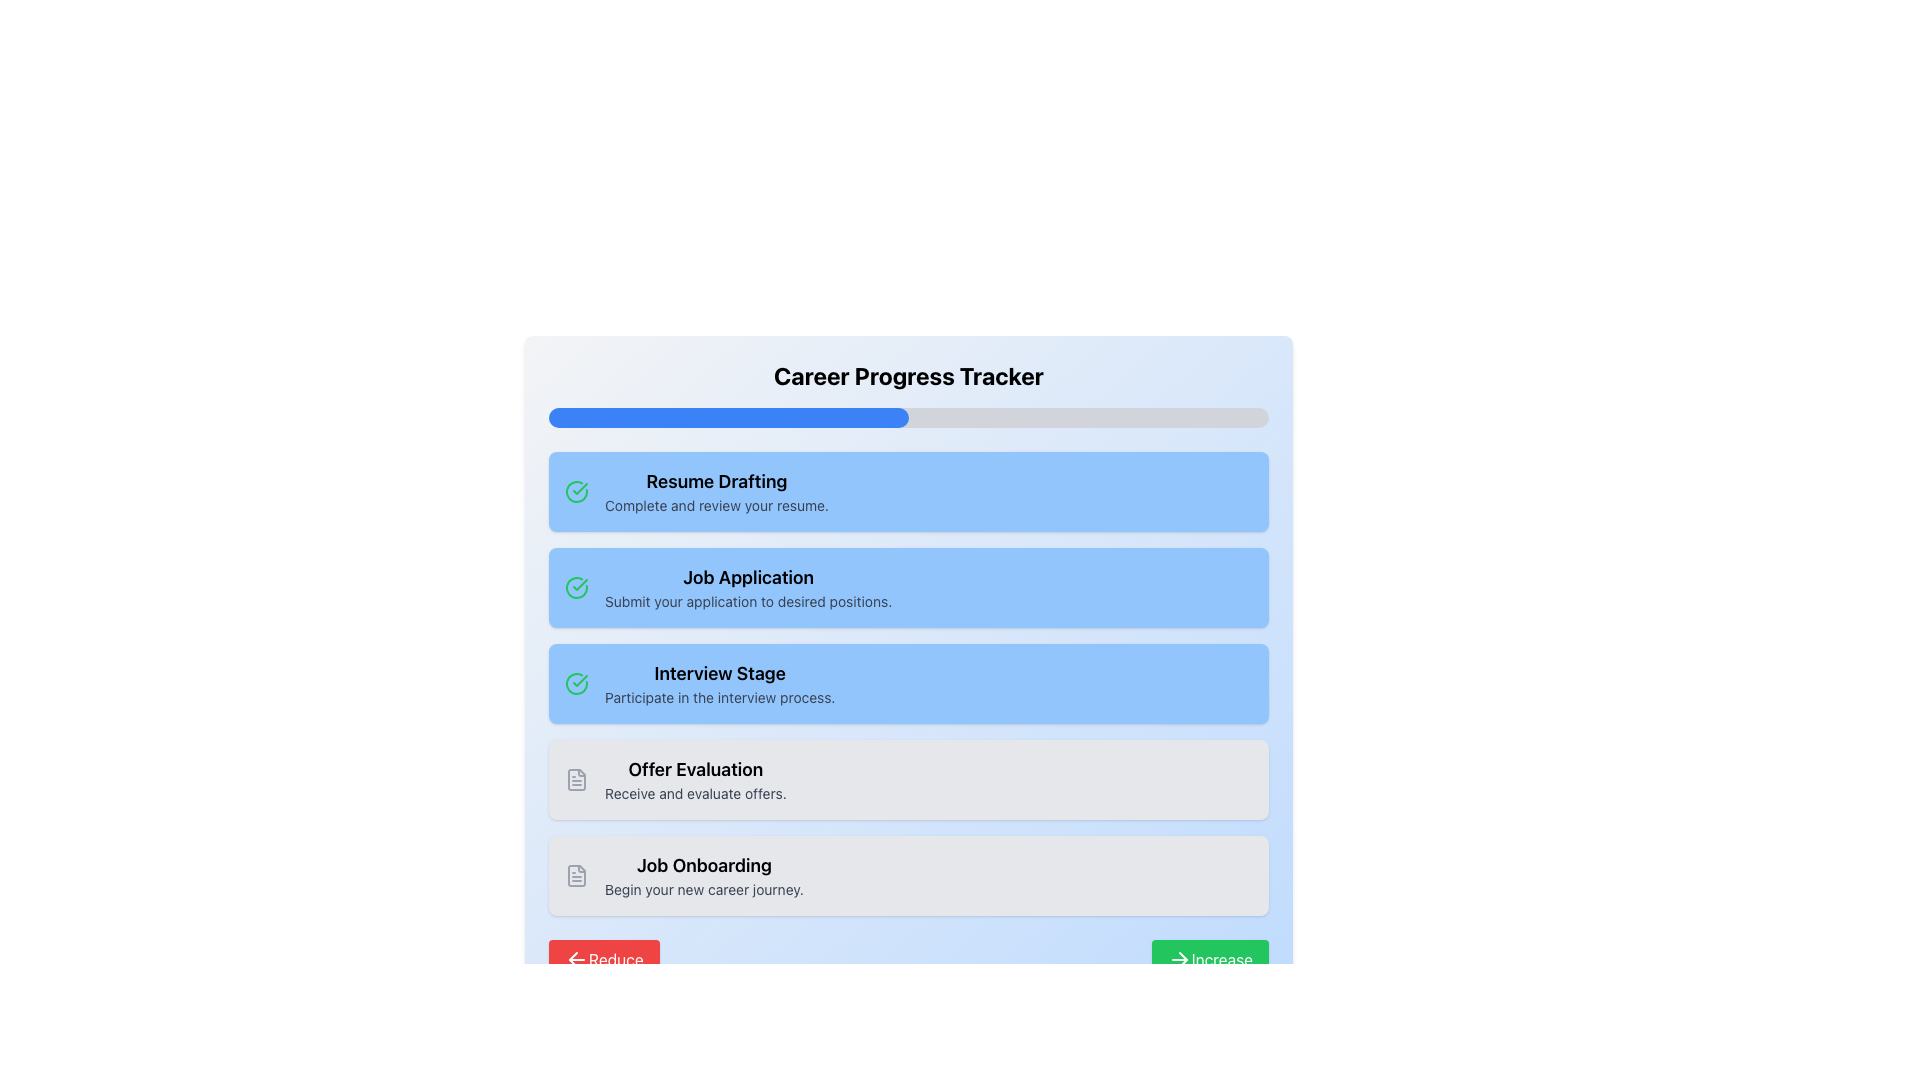 This screenshot has width=1920, height=1080. I want to click on the Progress Bar Segment that visually represents a 50% completion of a task, located within the gray progress bar below 'Career Progress Tracker', so click(728, 416).